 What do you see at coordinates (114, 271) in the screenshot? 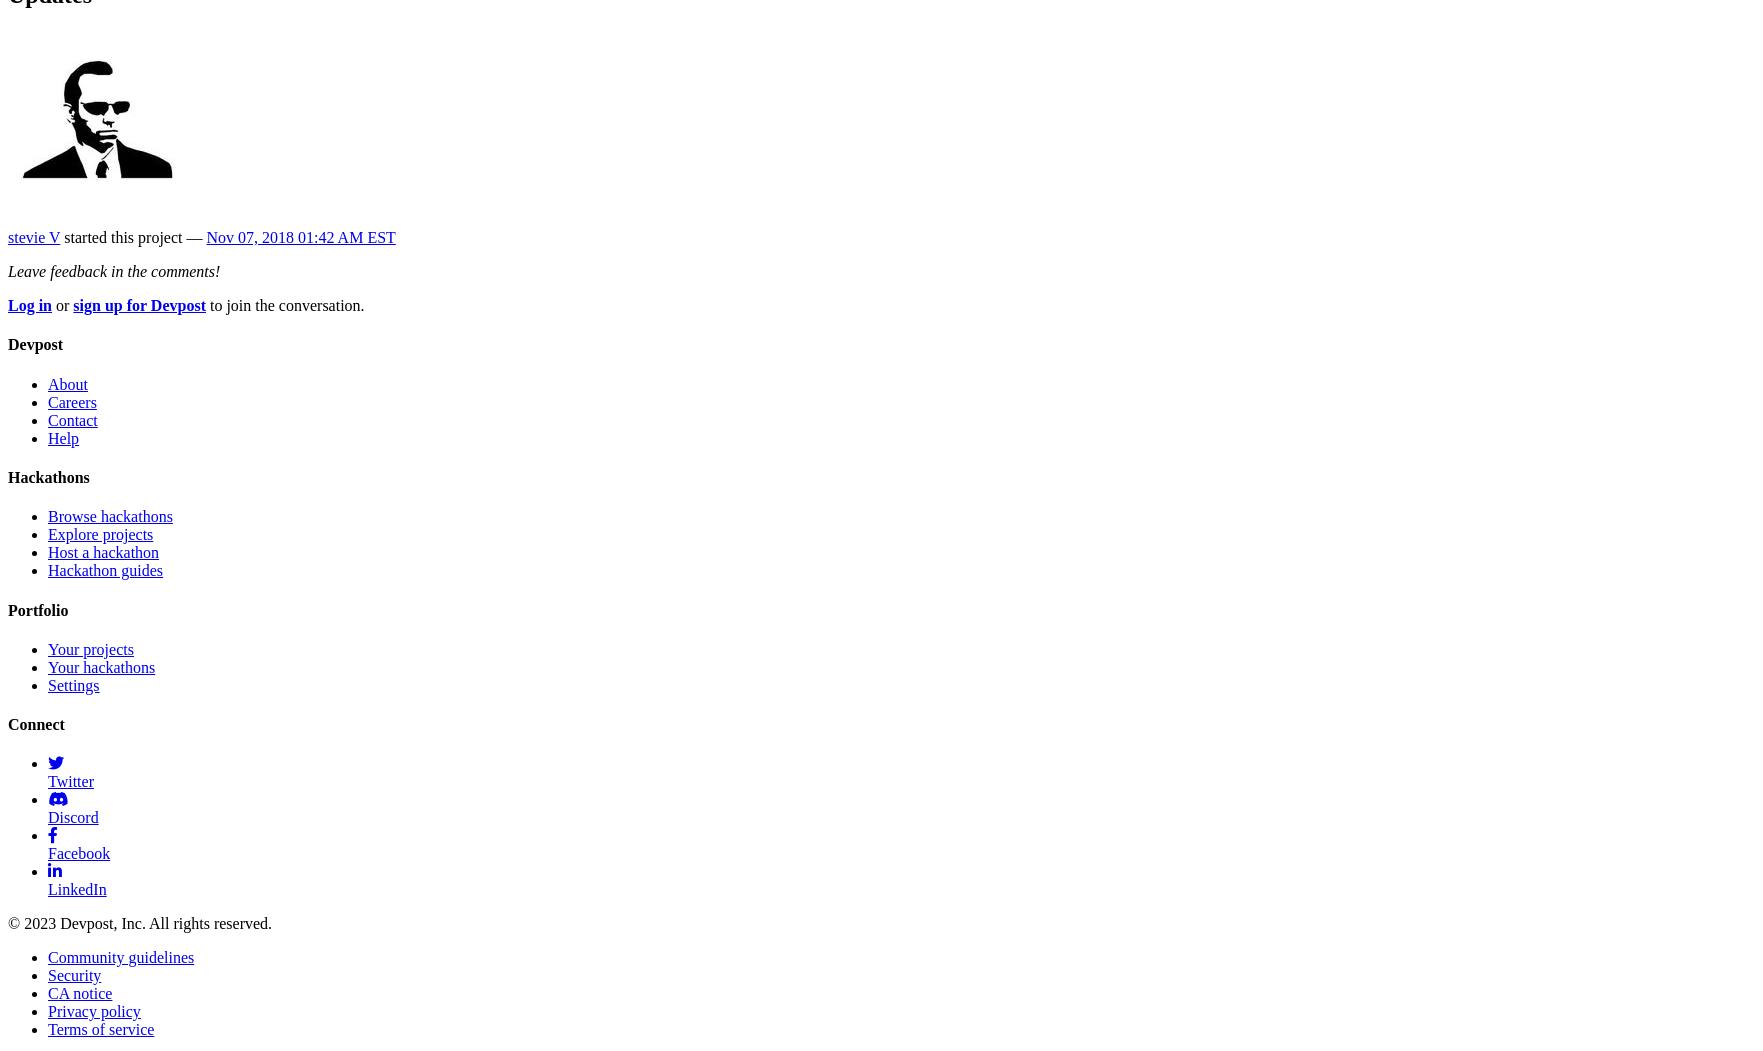
I see `'Leave feedback in the comments!'` at bounding box center [114, 271].